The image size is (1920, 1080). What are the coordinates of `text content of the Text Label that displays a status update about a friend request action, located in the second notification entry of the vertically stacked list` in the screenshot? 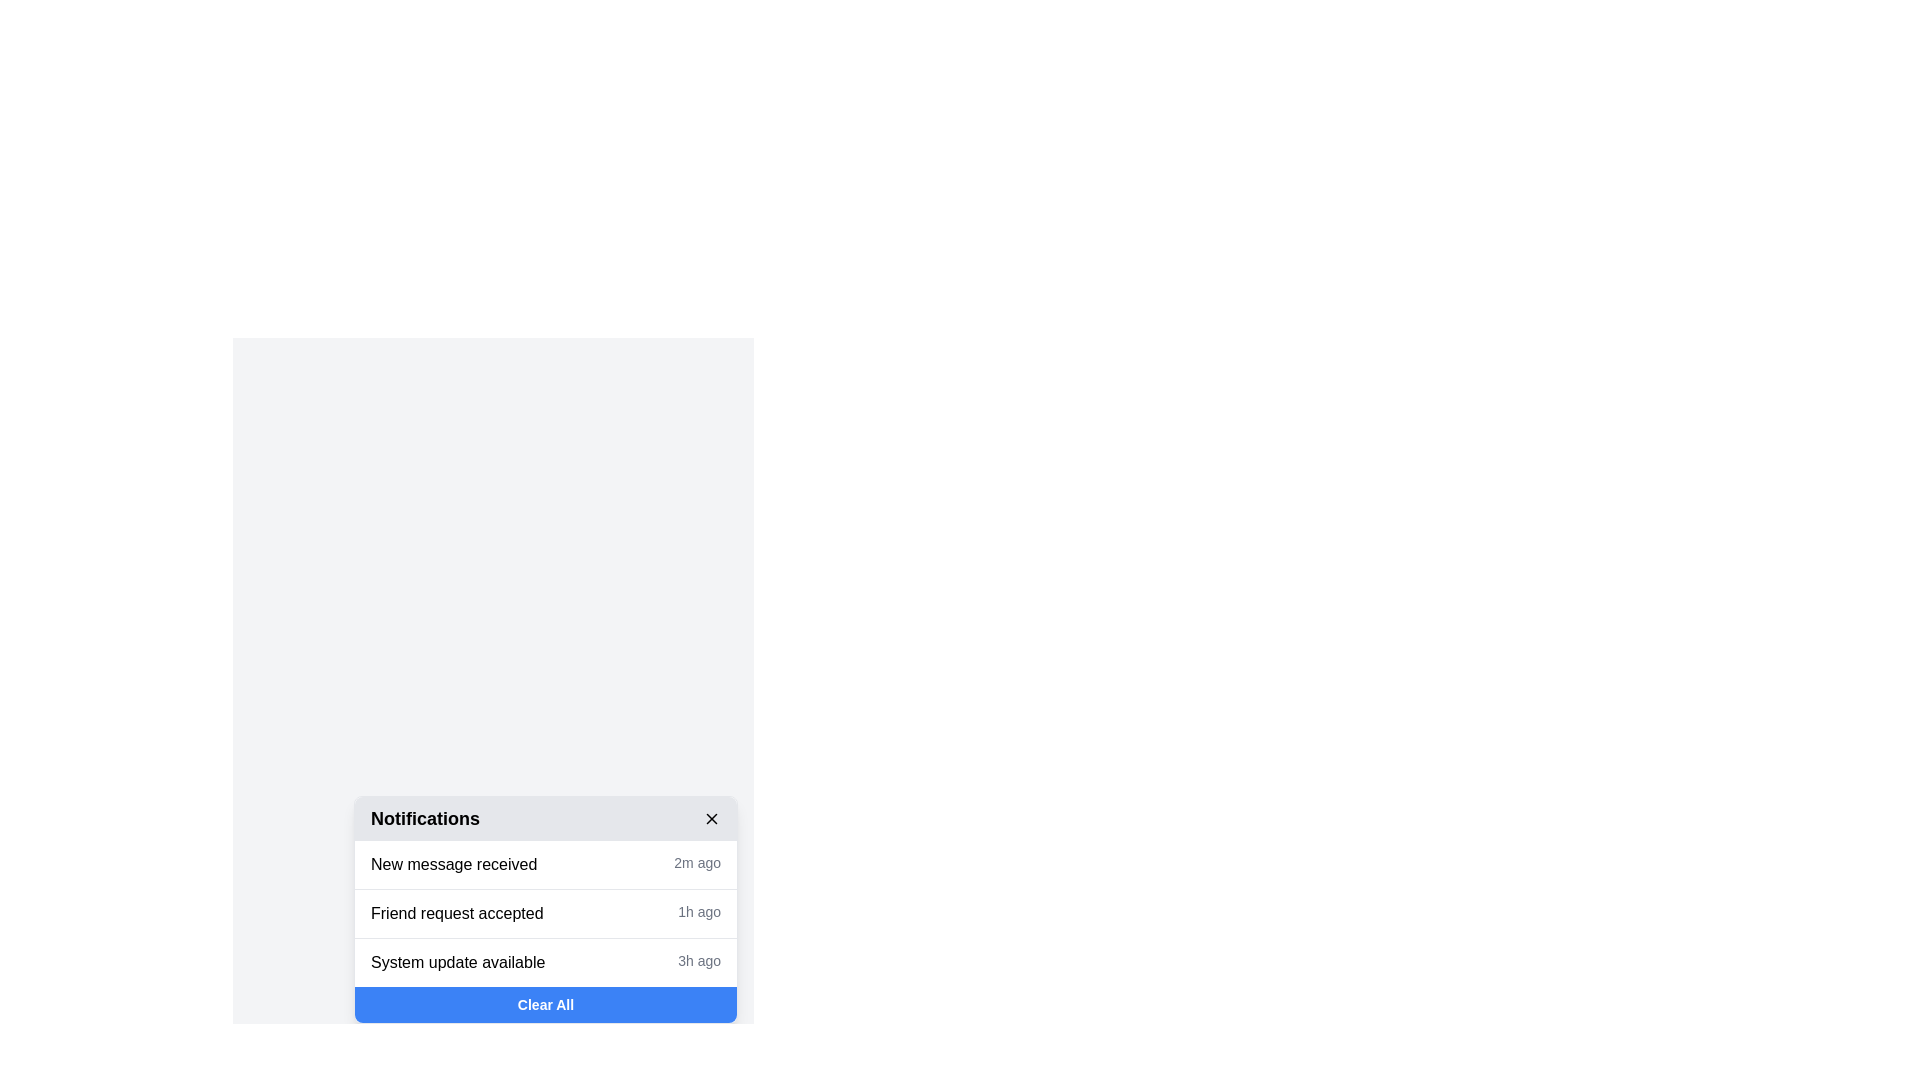 It's located at (456, 914).